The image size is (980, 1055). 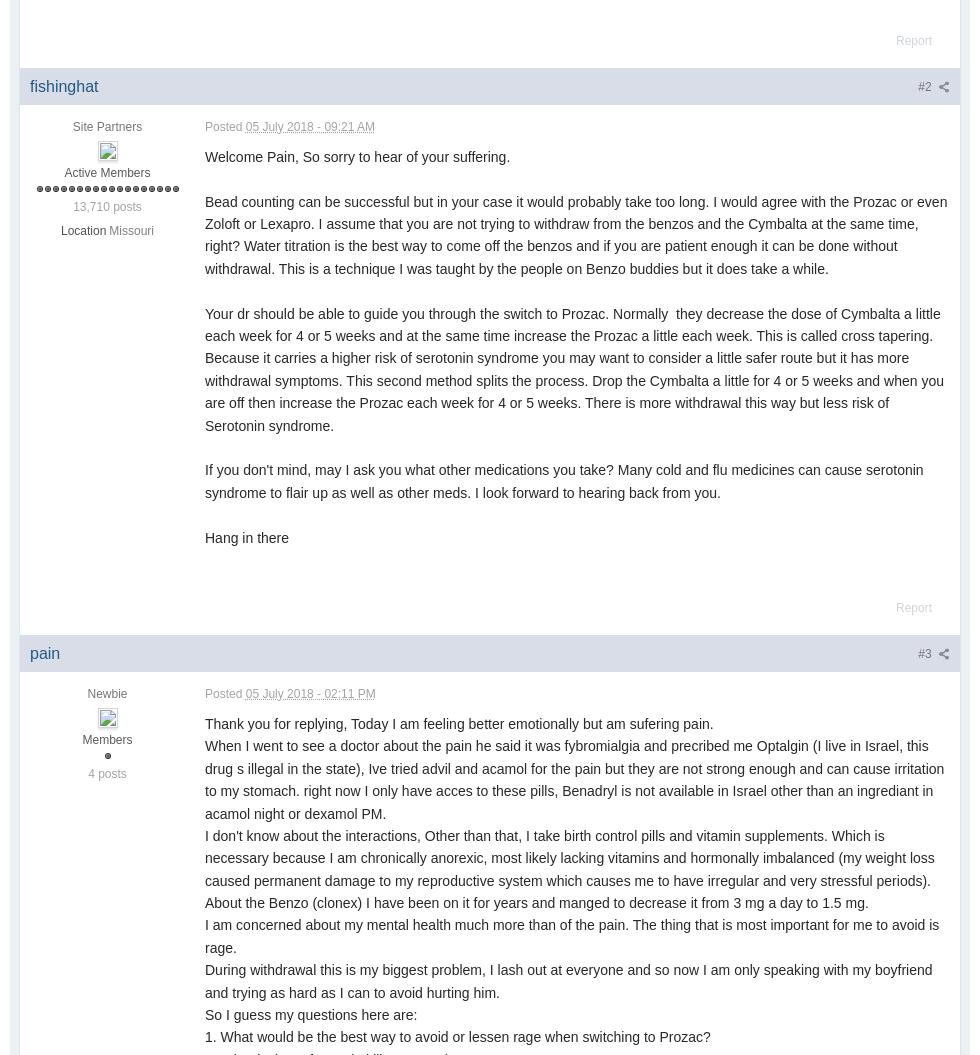 What do you see at coordinates (917, 86) in the screenshot?
I see `'#2'` at bounding box center [917, 86].